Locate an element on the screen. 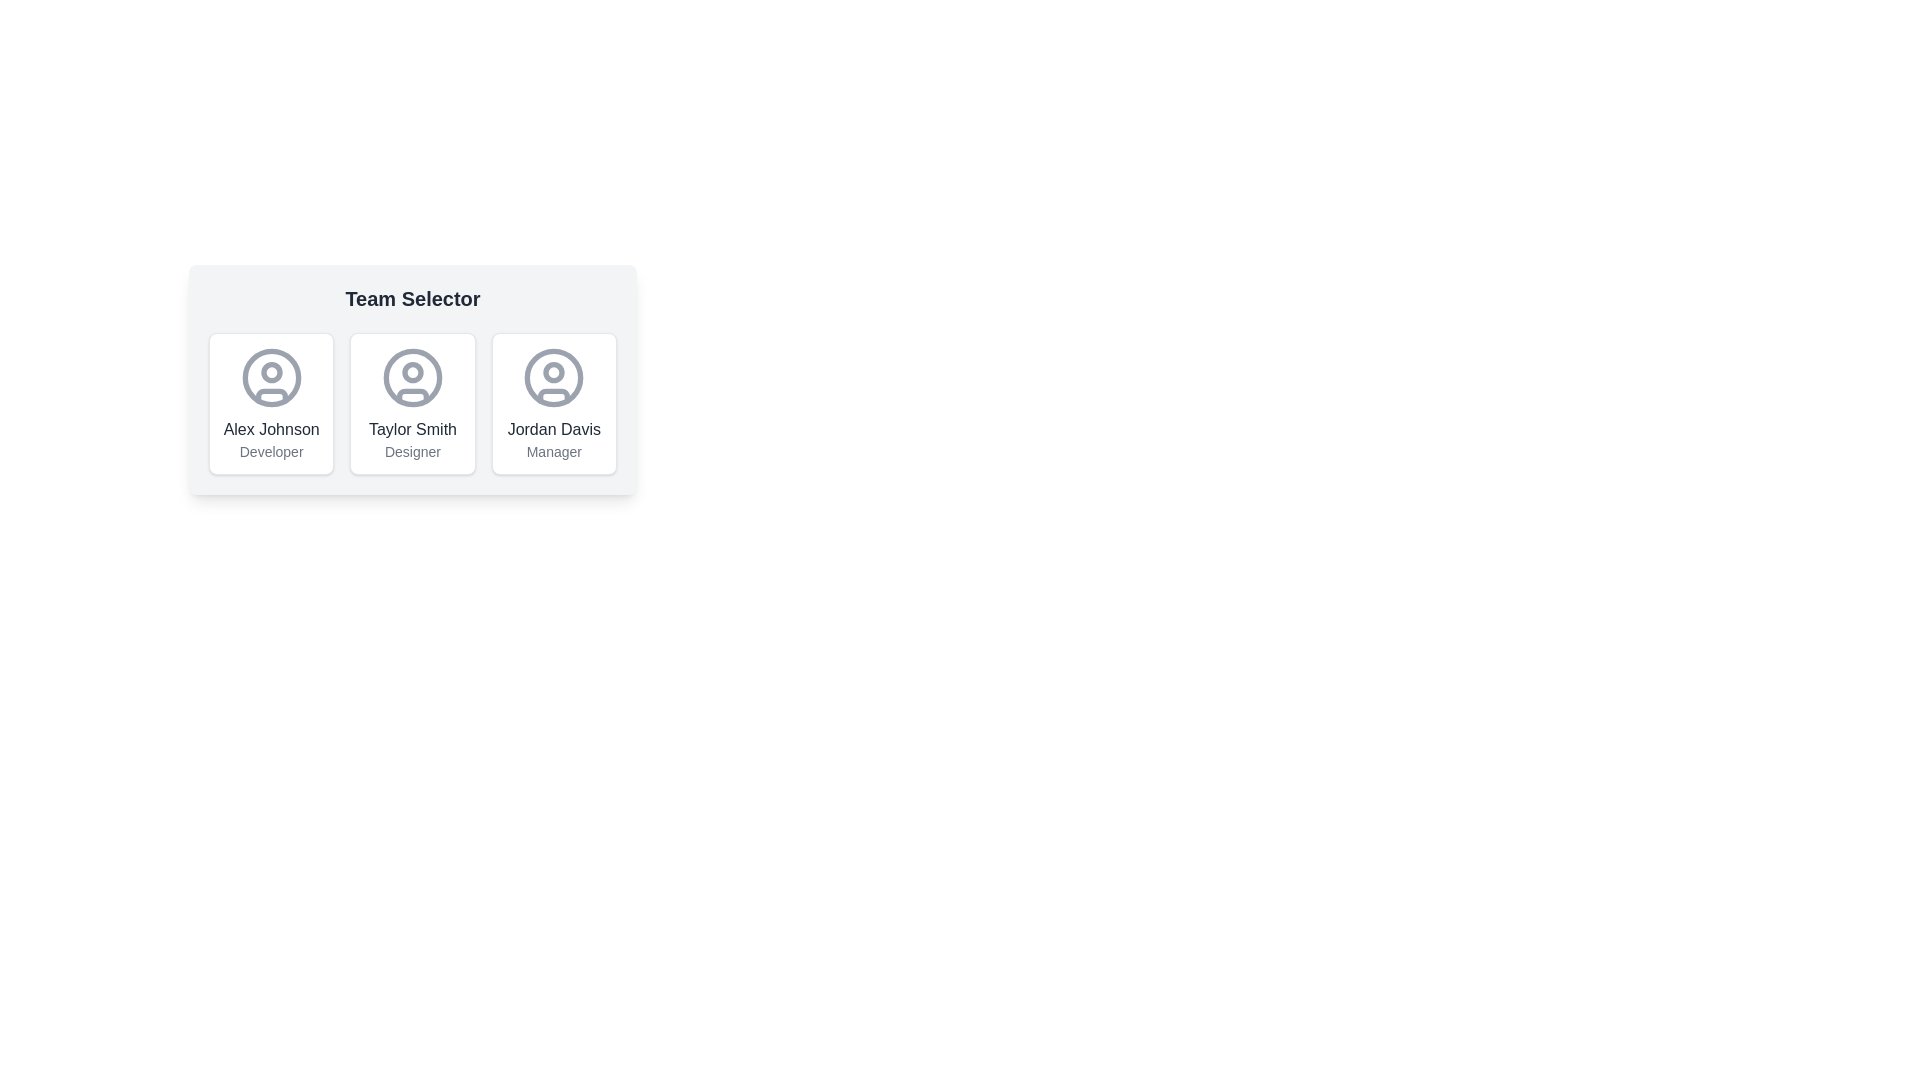  the small circular shape within the profile icon of Jordan Davis, Manager, which is the third member profile from the left in the list is located at coordinates (554, 372).